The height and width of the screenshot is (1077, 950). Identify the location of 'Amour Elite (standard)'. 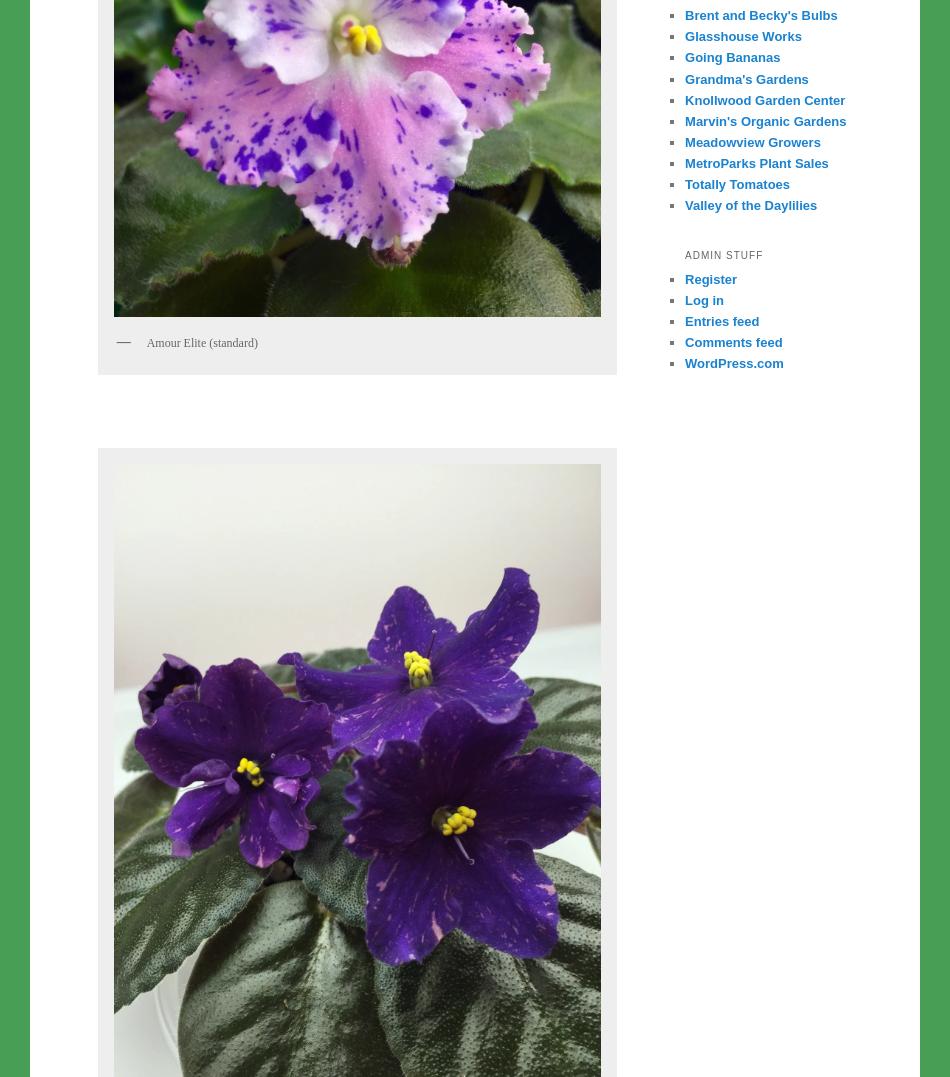
(201, 340).